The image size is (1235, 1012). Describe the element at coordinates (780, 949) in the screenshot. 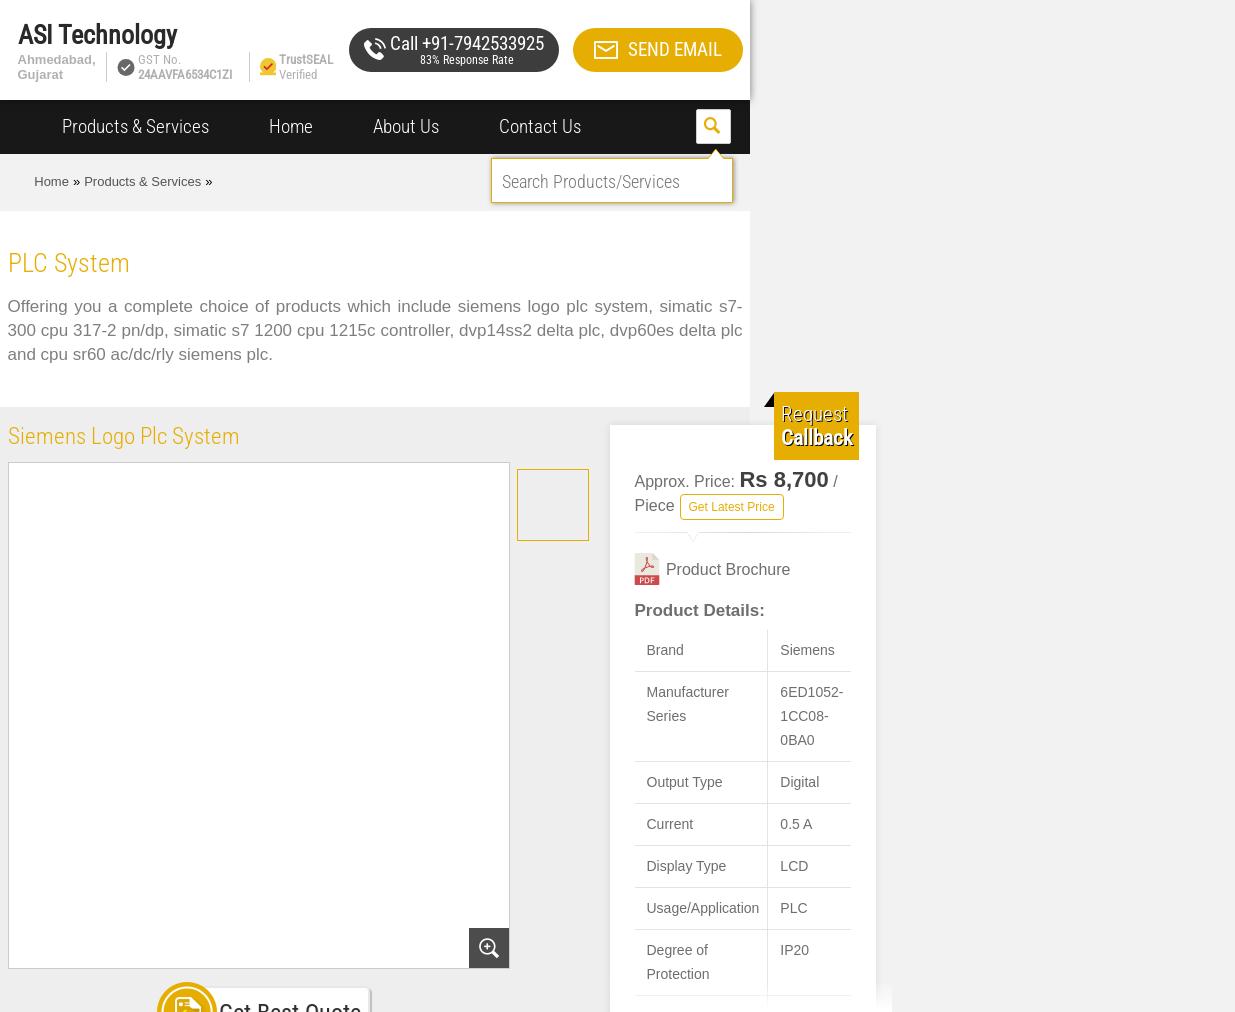

I see `'IP20'` at that location.